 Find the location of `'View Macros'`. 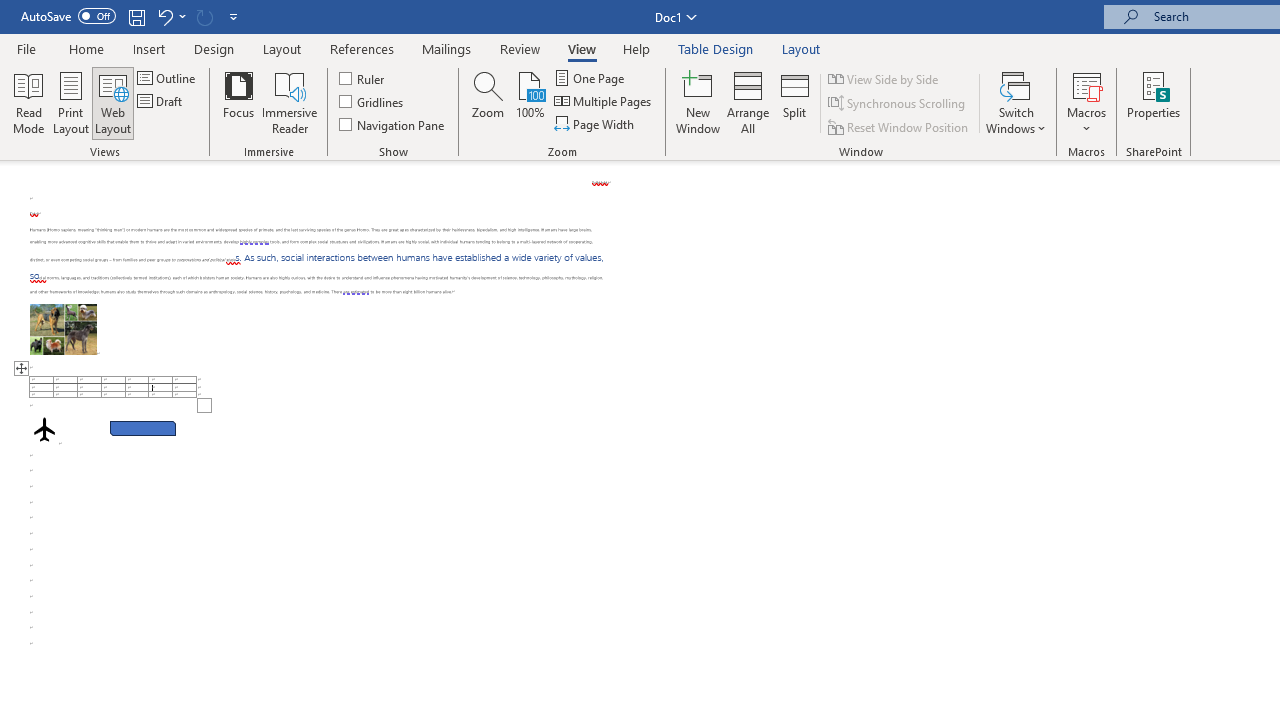

'View Macros' is located at coordinates (1085, 84).